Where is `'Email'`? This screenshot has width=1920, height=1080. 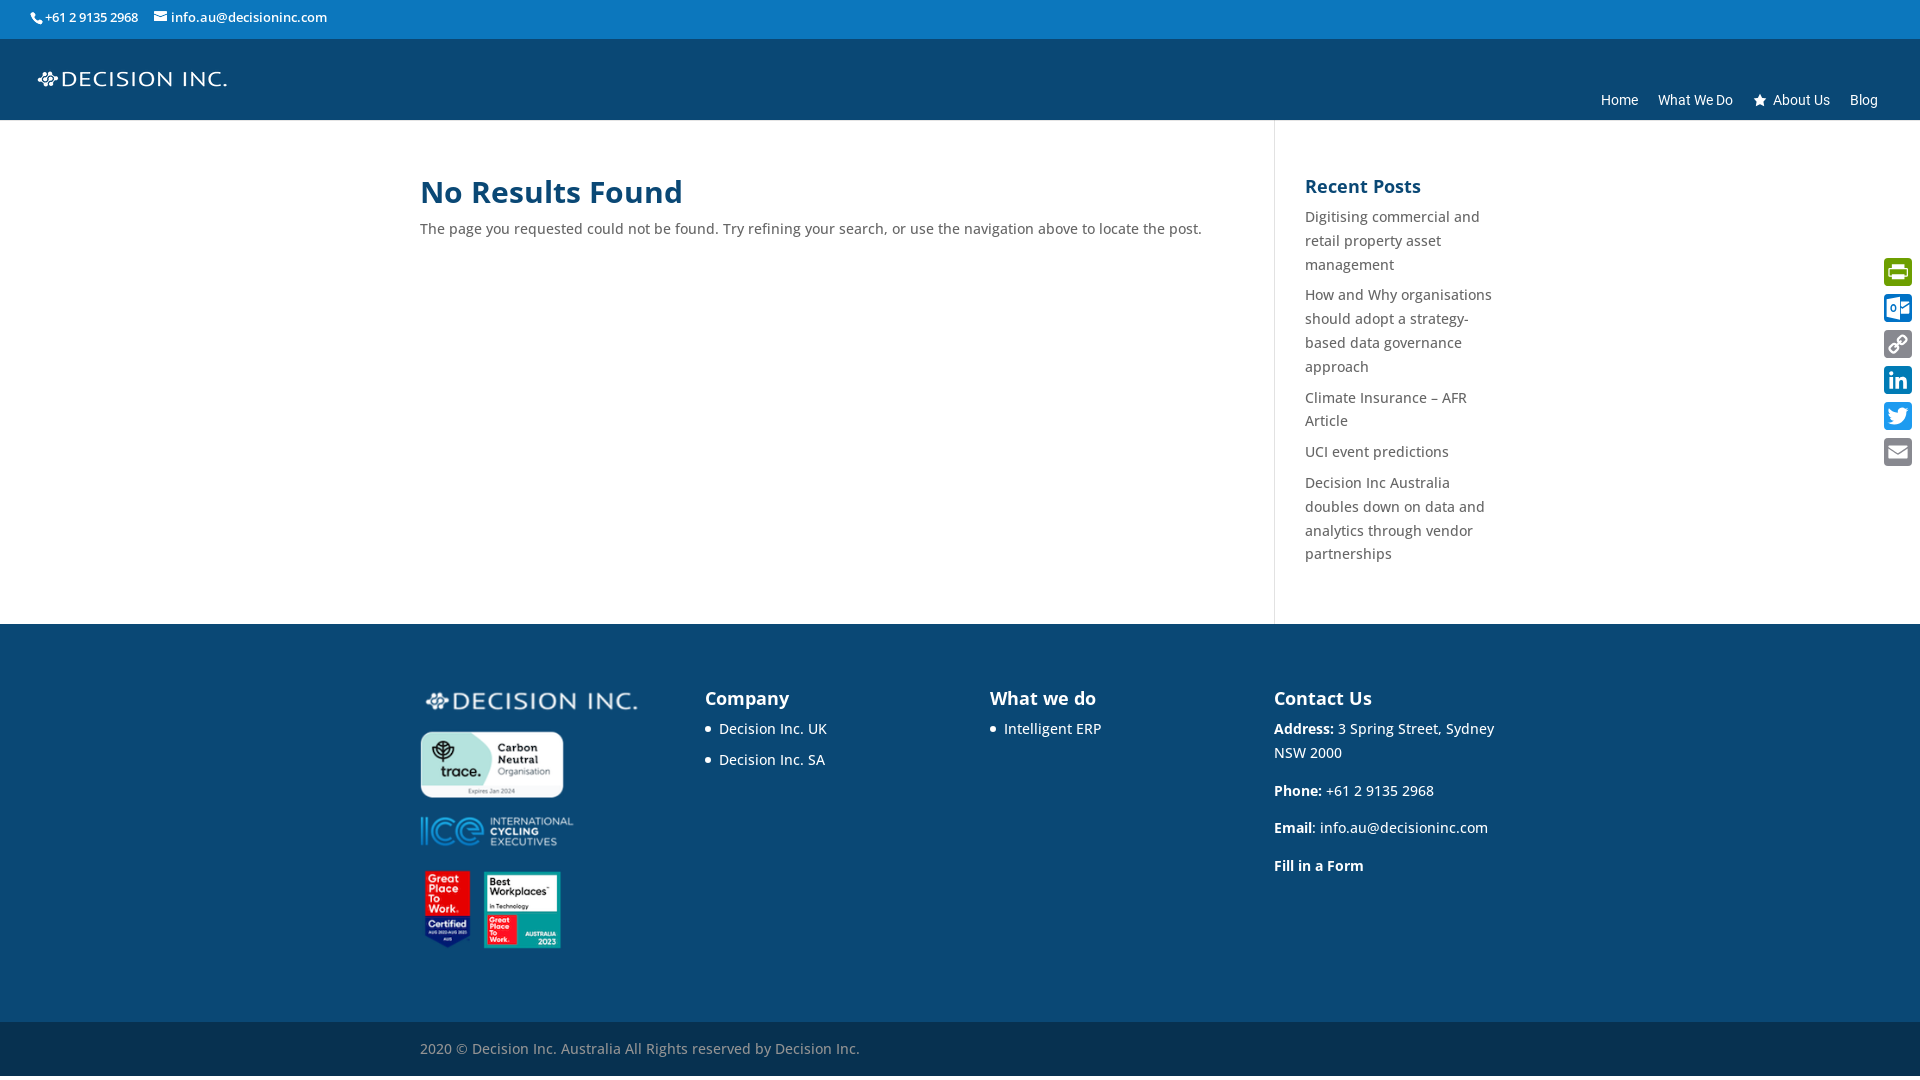
'Email' is located at coordinates (1896, 451).